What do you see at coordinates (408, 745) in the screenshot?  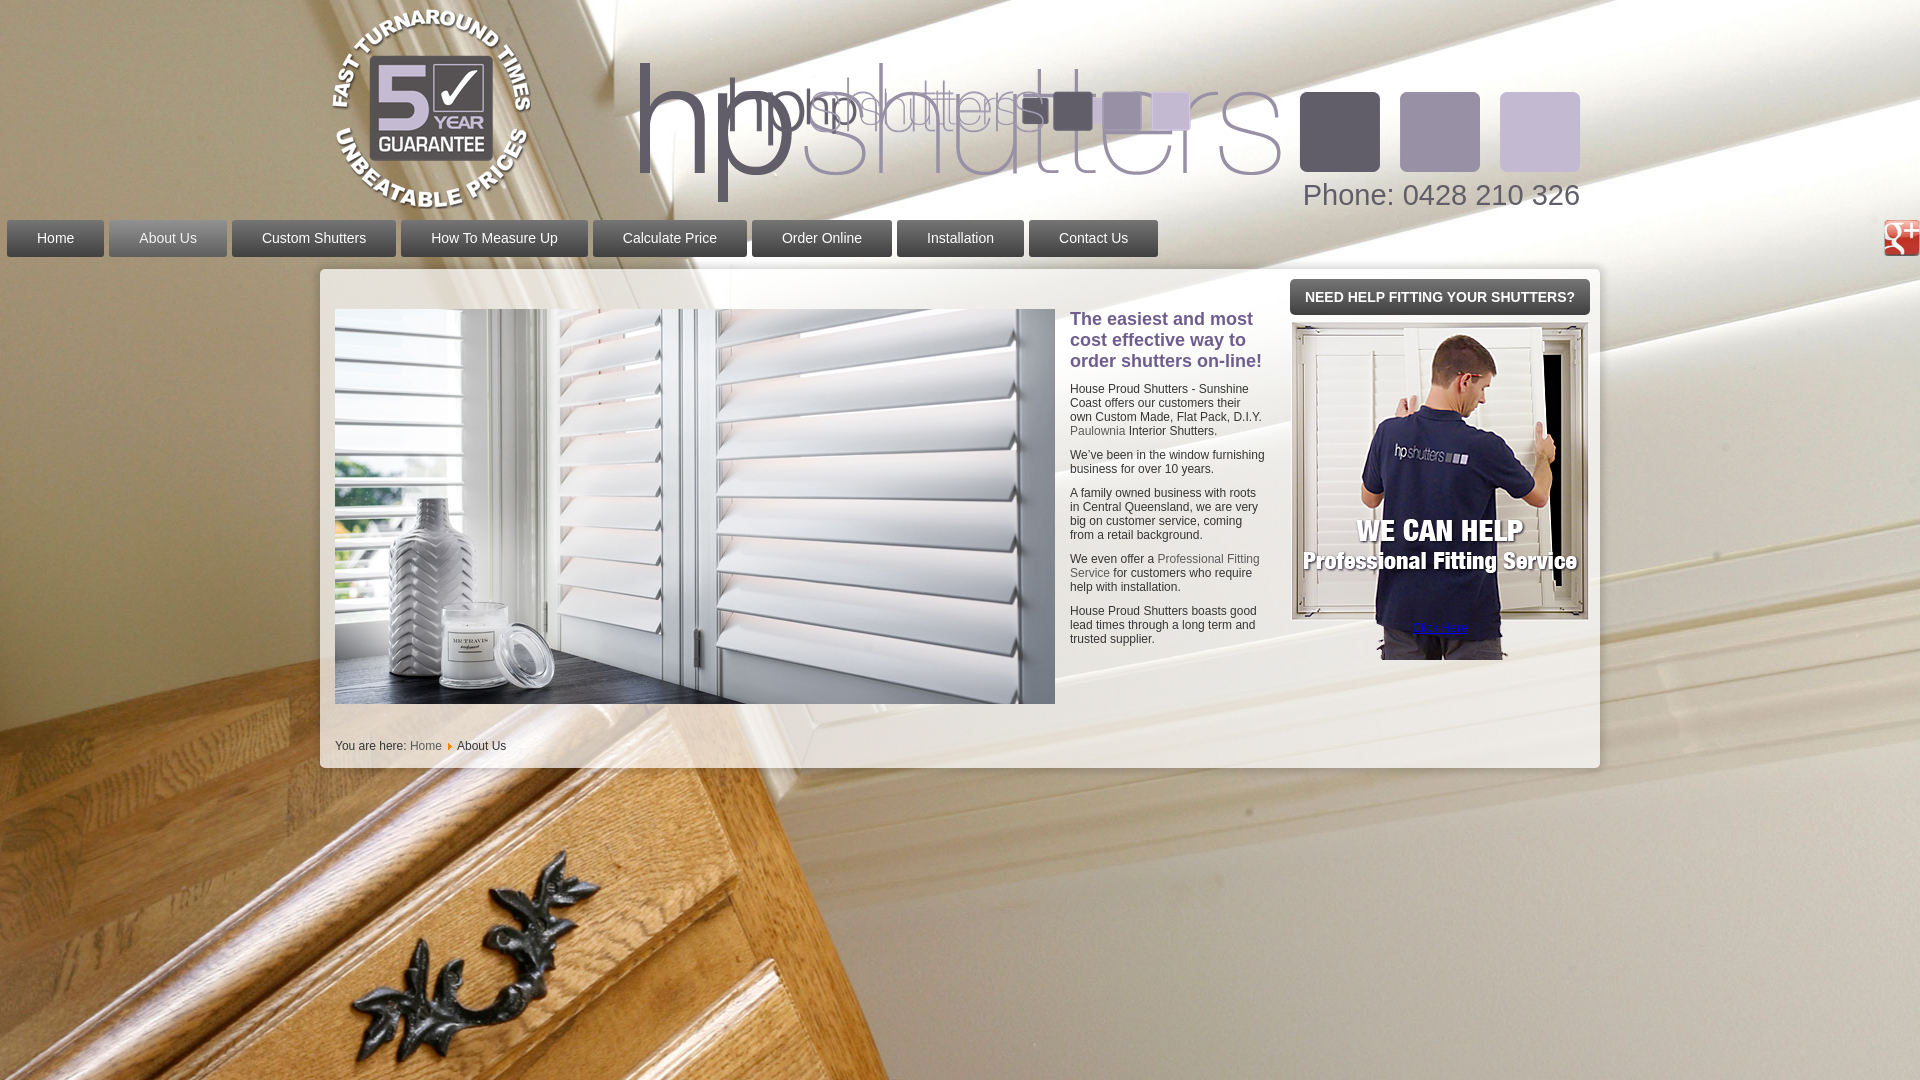 I see `'Home'` at bounding box center [408, 745].